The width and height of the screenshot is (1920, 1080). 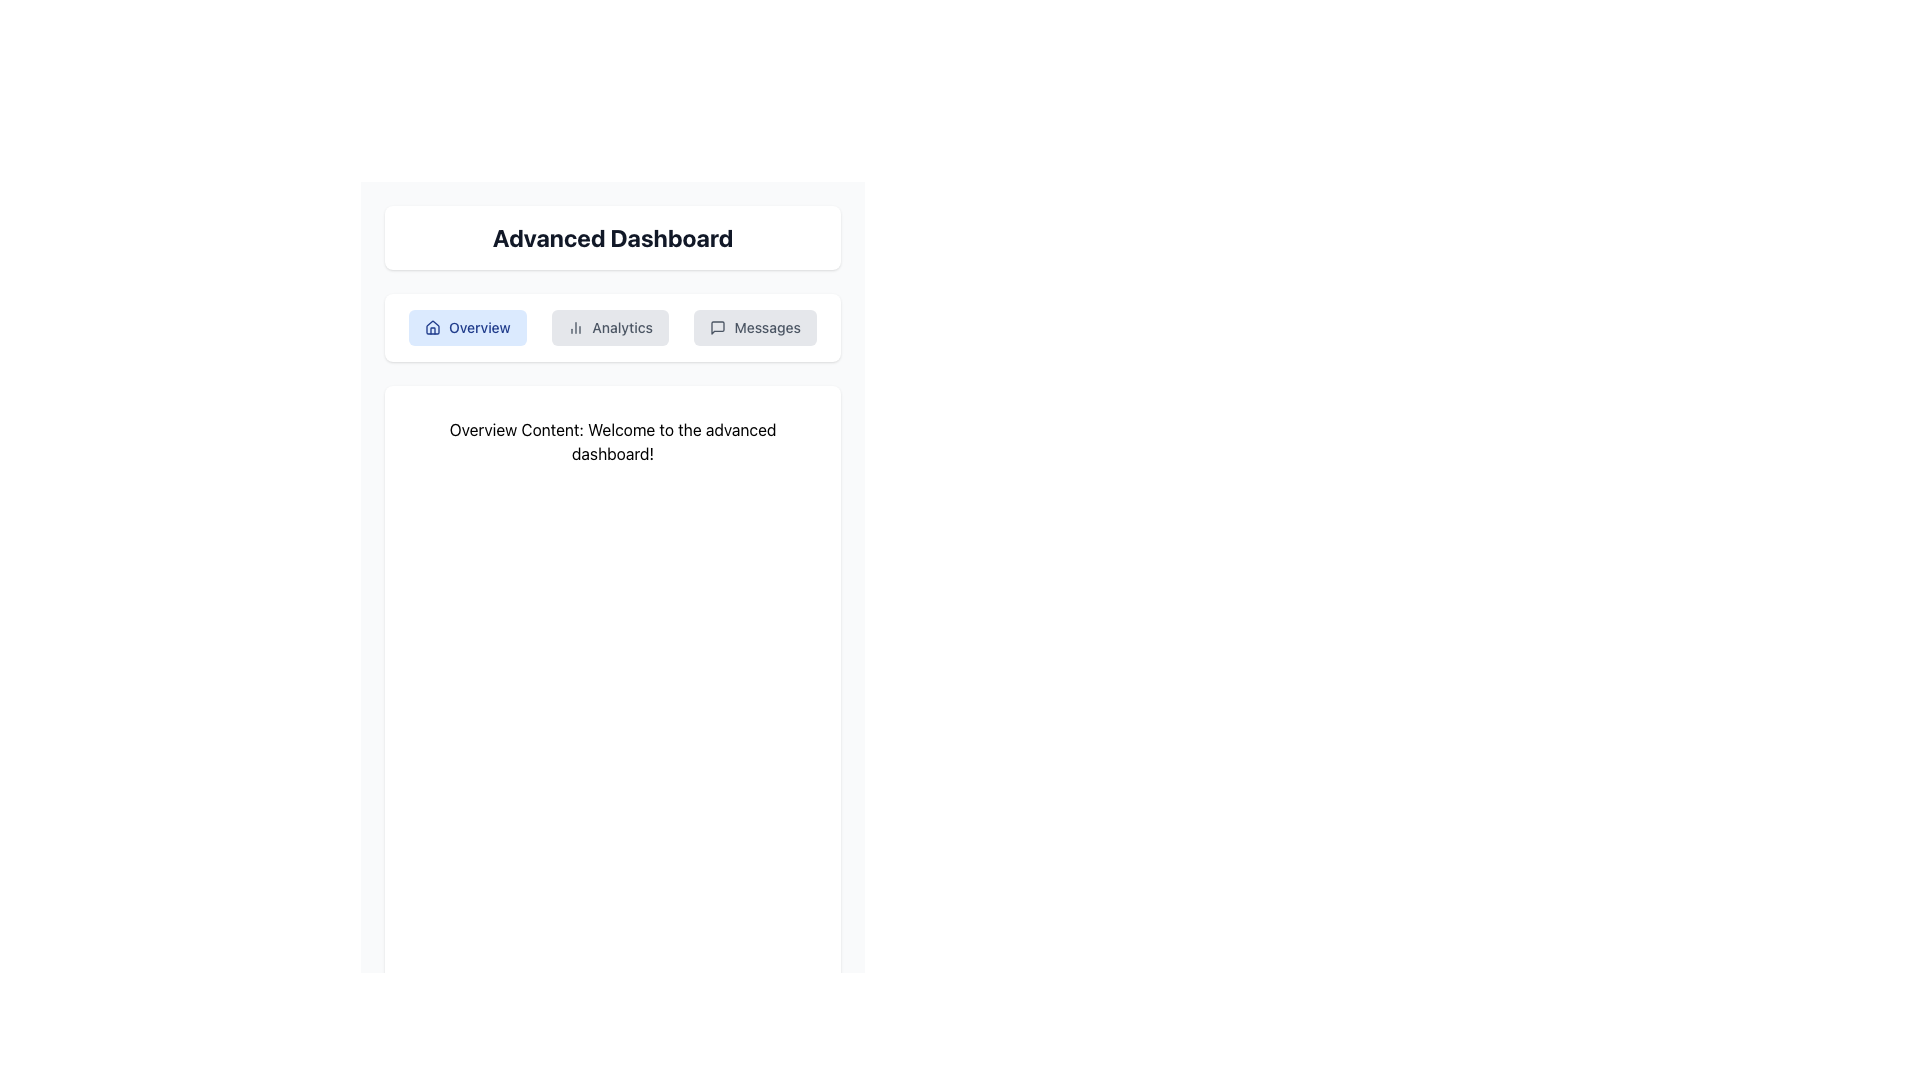 I want to click on the house-shaped icon, so click(x=431, y=326).